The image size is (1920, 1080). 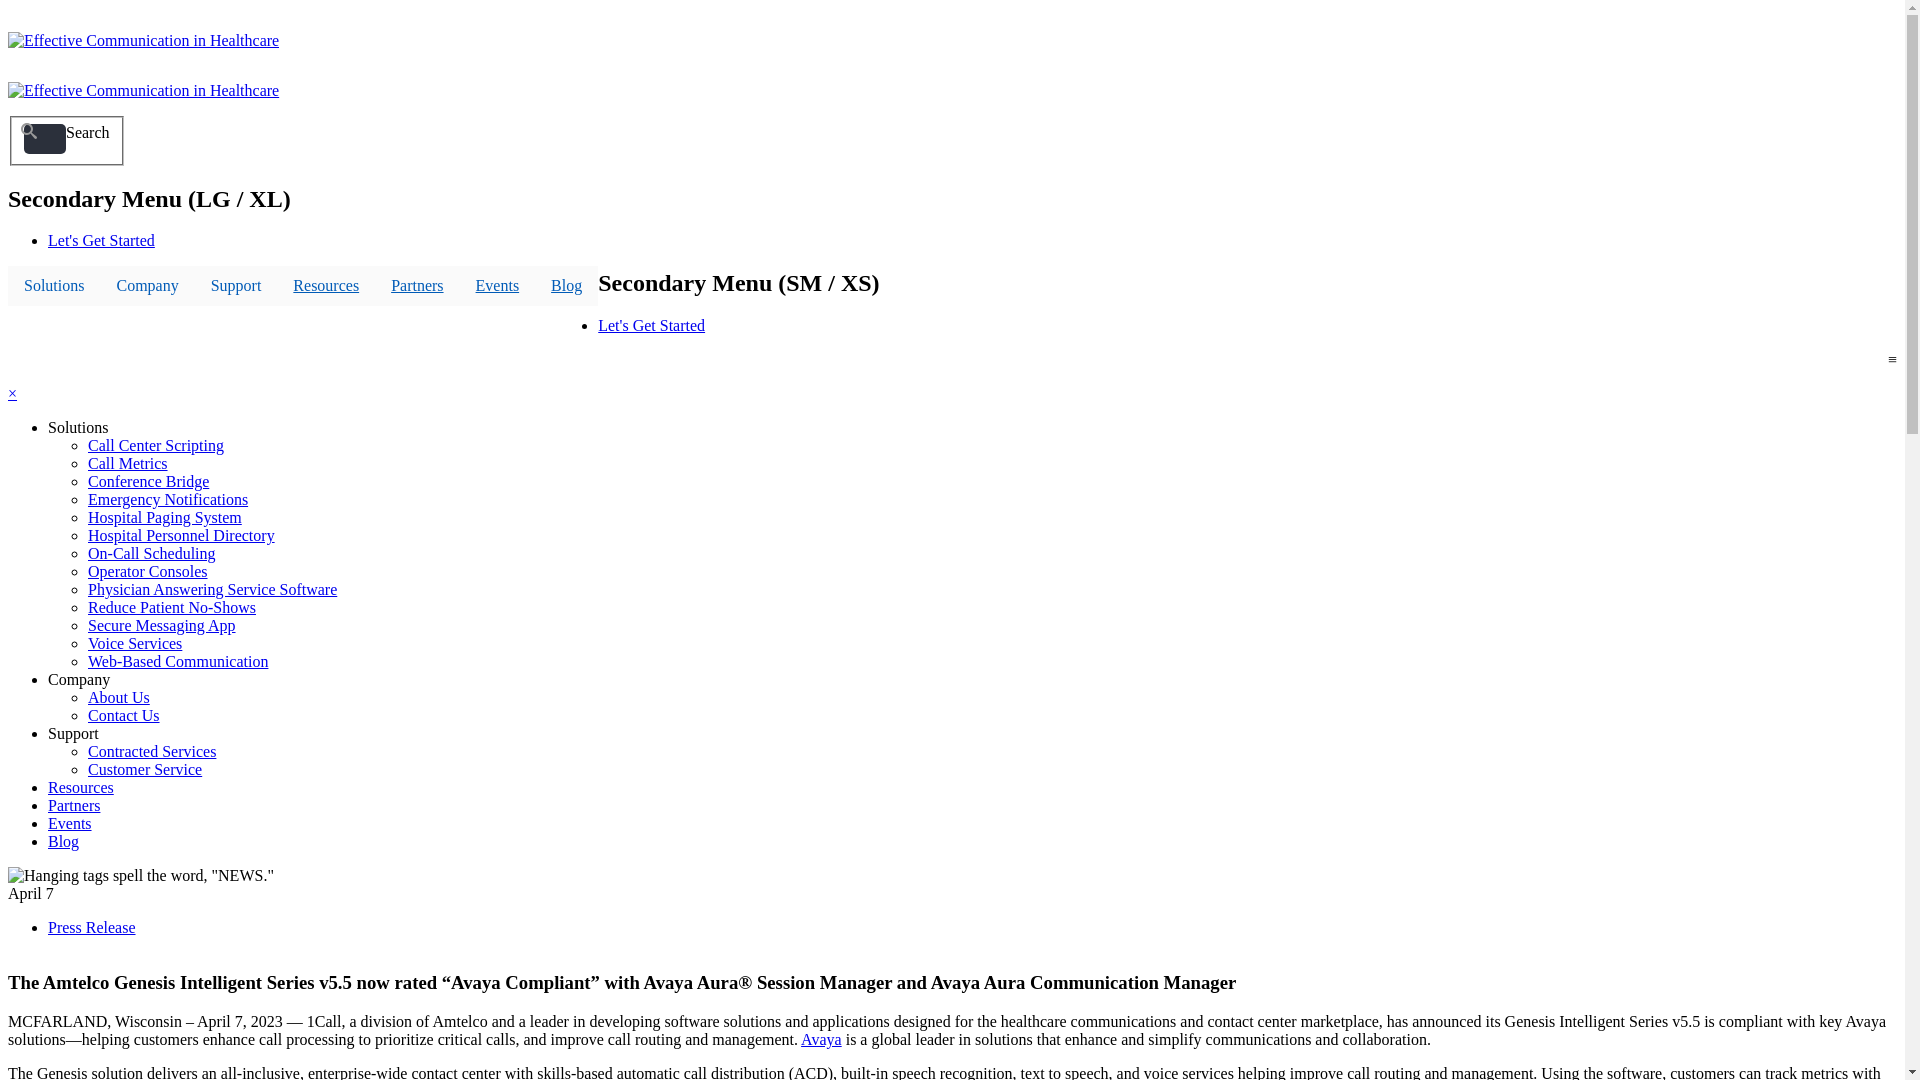 I want to click on 'Let's Get Started', so click(x=100, y=239).